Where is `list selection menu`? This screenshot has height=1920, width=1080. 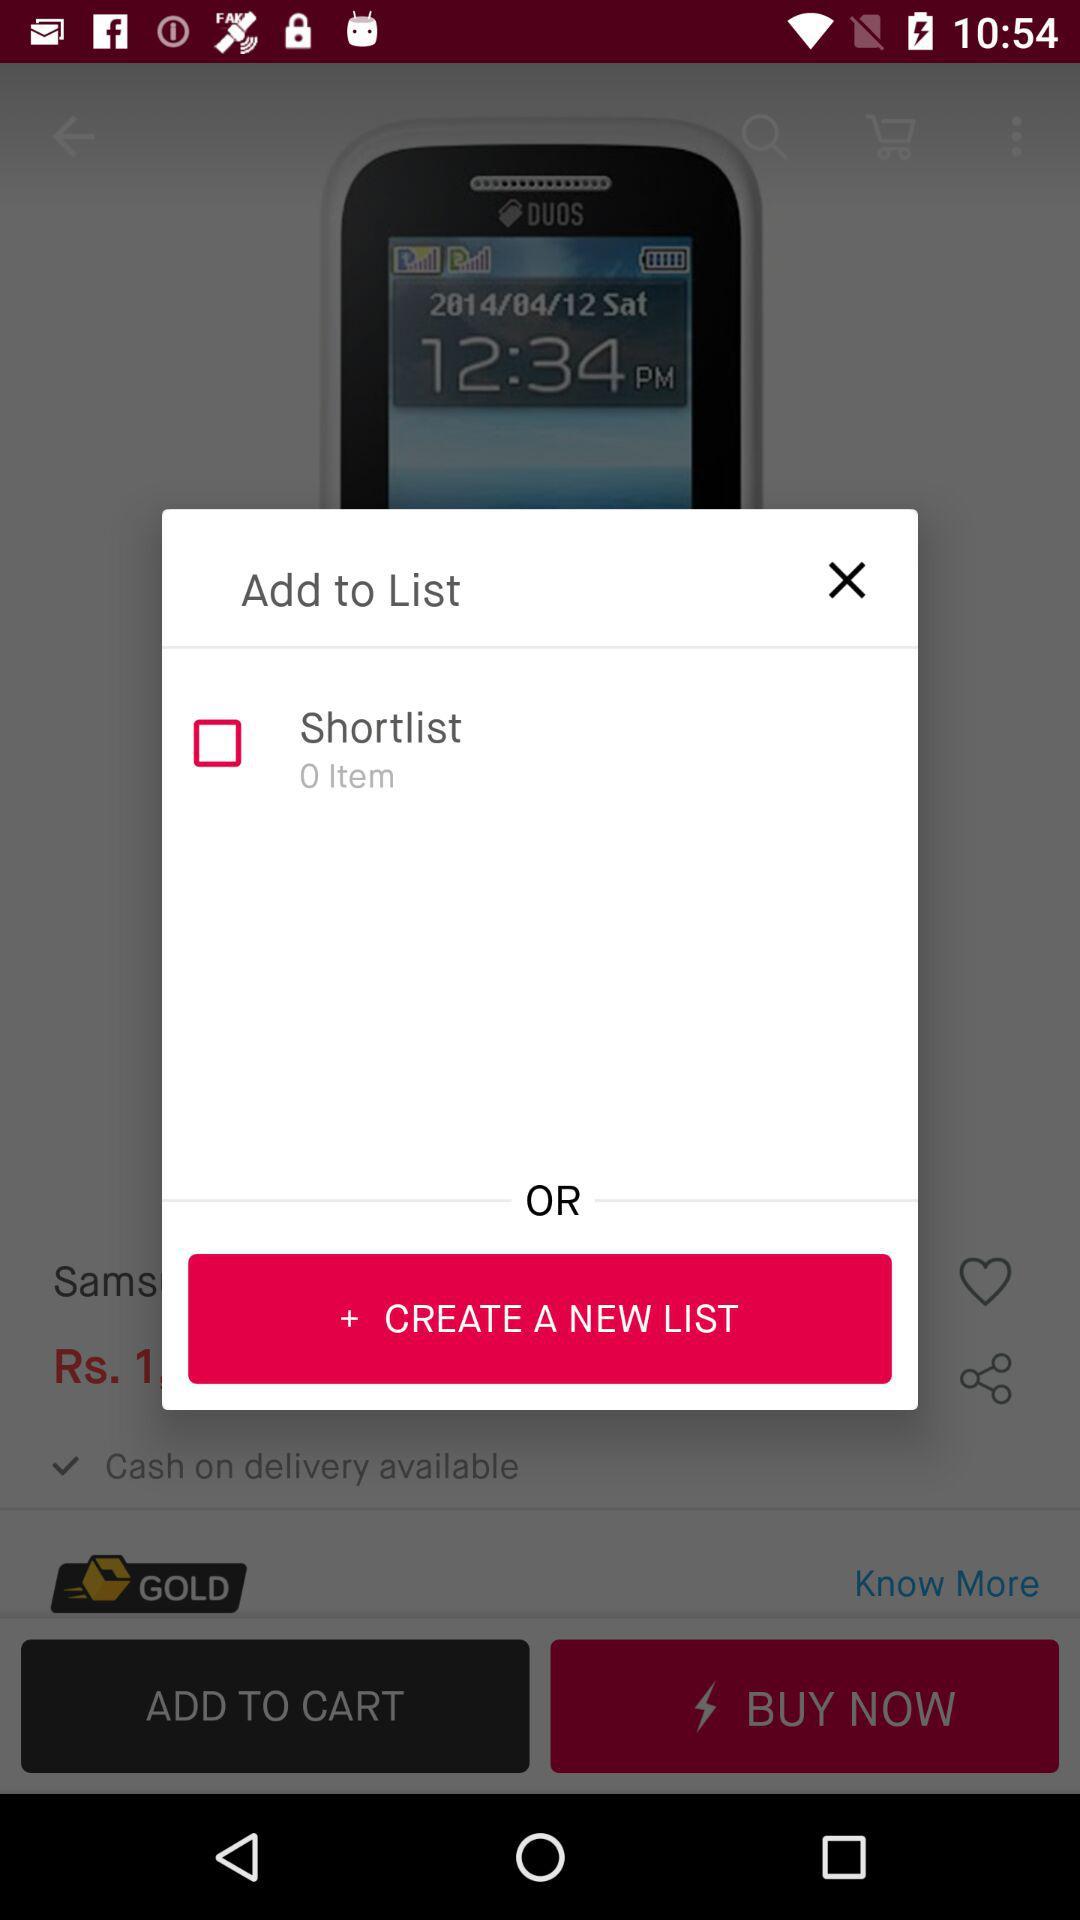 list selection menu is located at coordinates (833, 572).